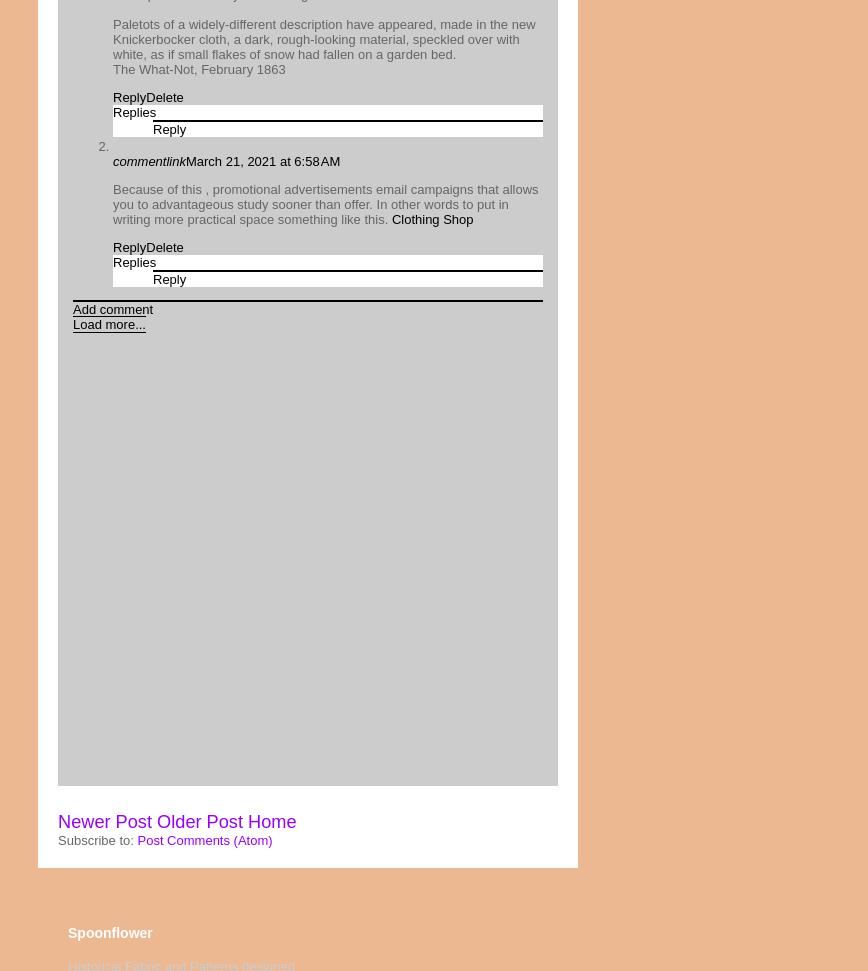 This screenshot has width=868, height=971. I want to click on 'Newer Post', so click(105, 820).